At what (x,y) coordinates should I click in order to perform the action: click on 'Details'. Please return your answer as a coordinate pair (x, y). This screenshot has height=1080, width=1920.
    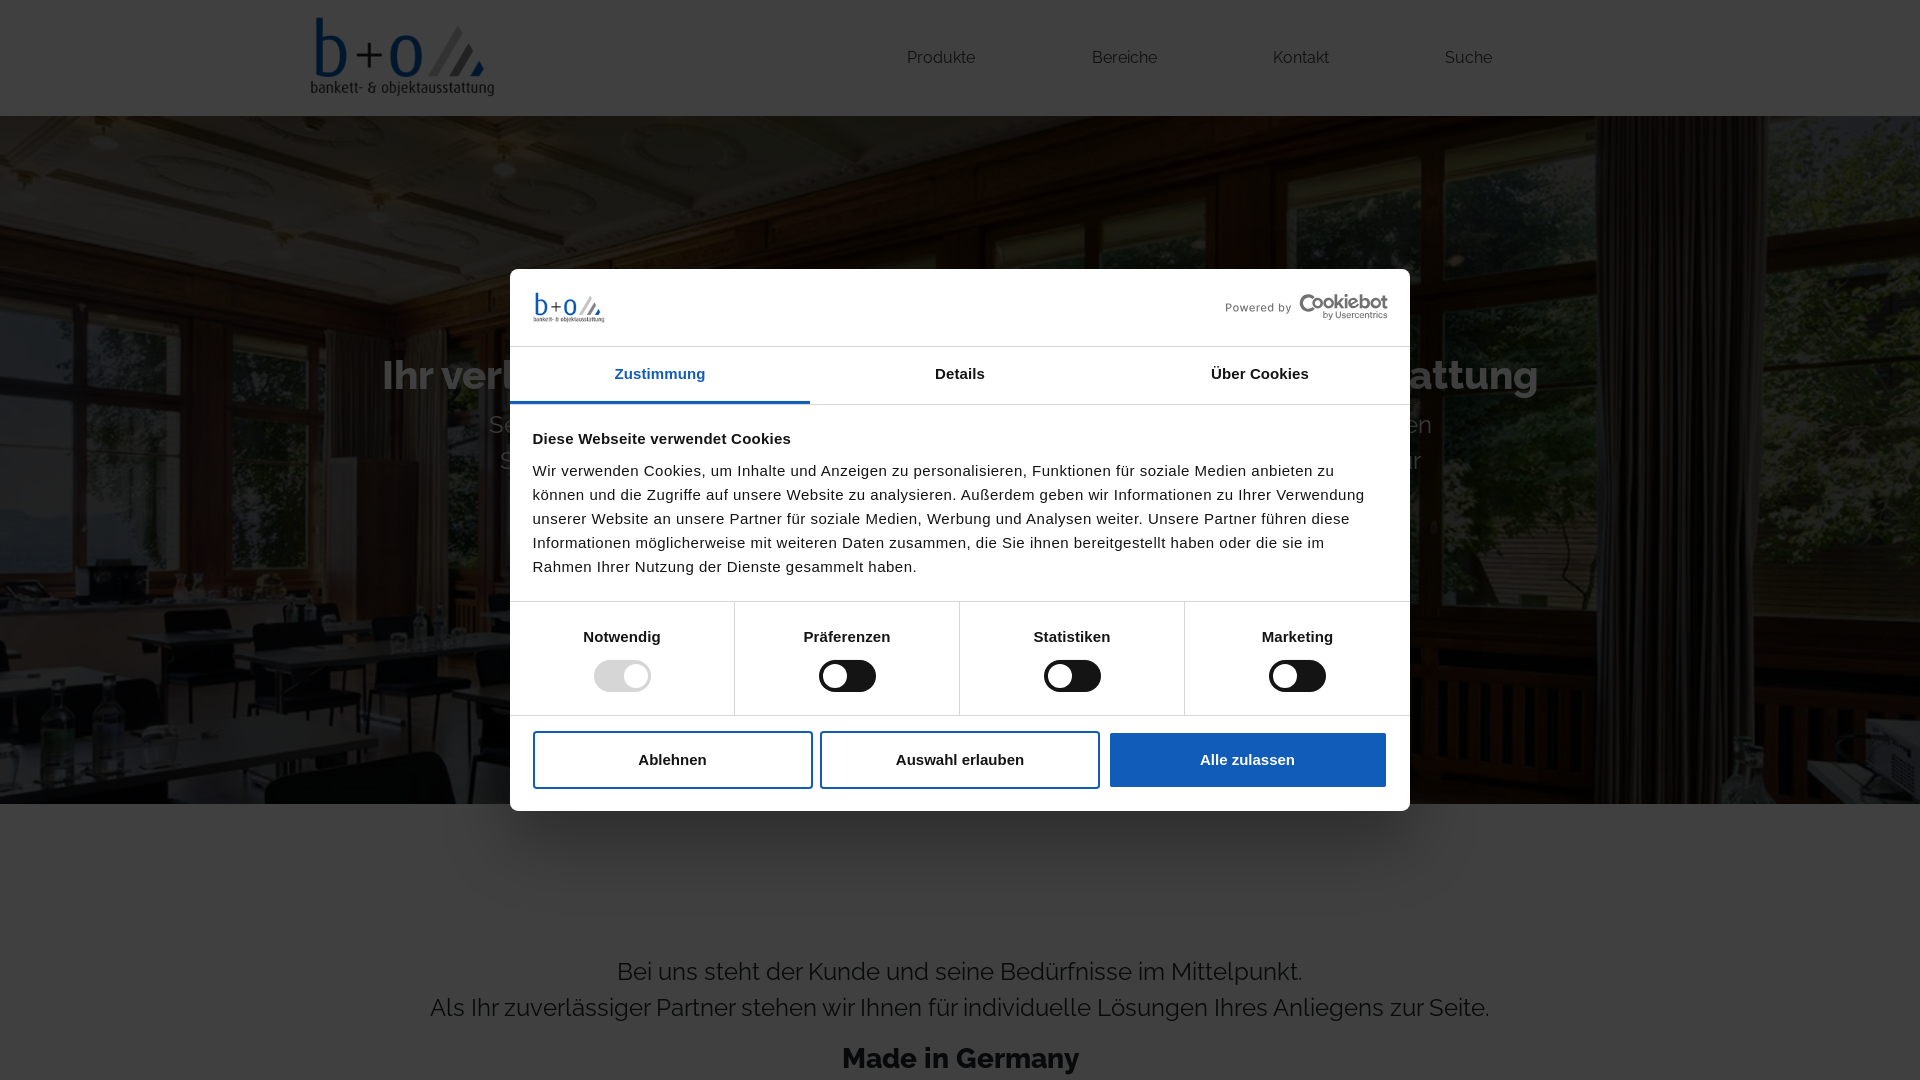
    Looking at the image, I should click on (960, 375).